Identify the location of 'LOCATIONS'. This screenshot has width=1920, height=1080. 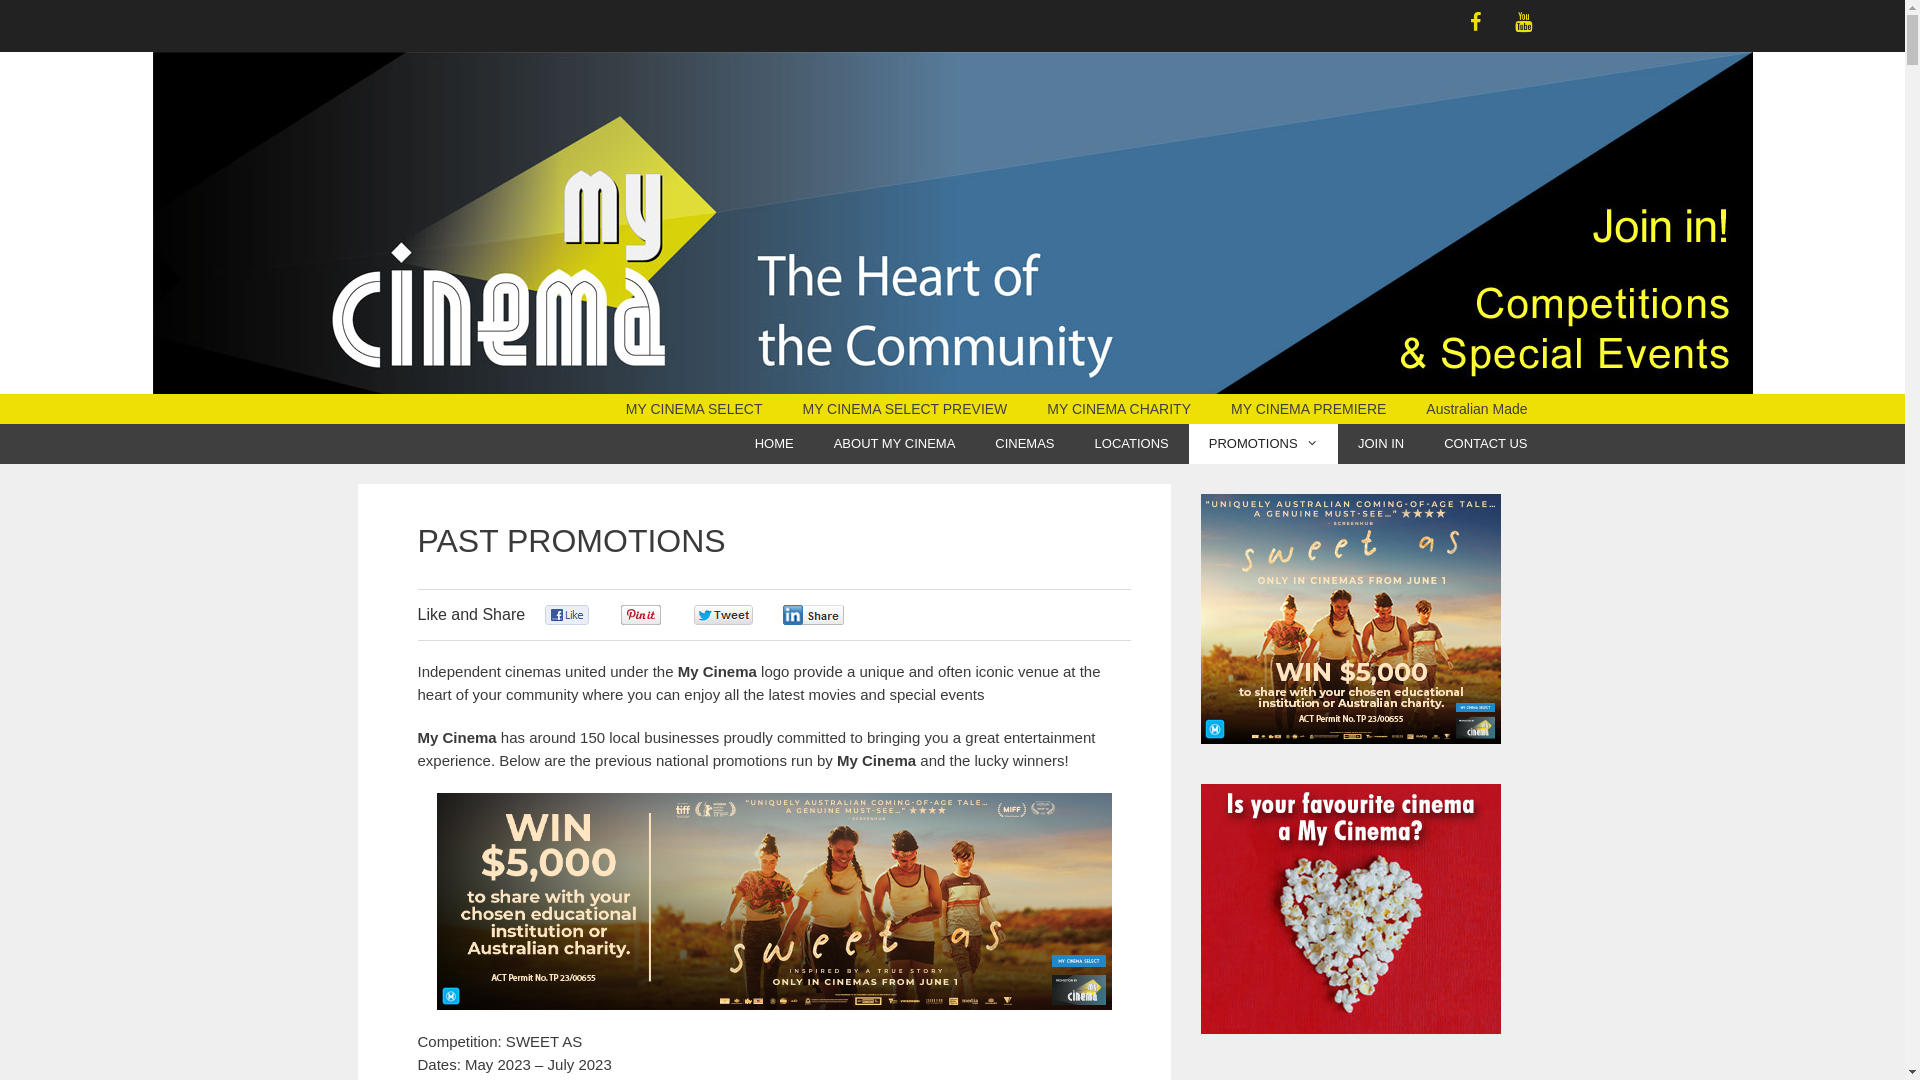
(1132, 442).